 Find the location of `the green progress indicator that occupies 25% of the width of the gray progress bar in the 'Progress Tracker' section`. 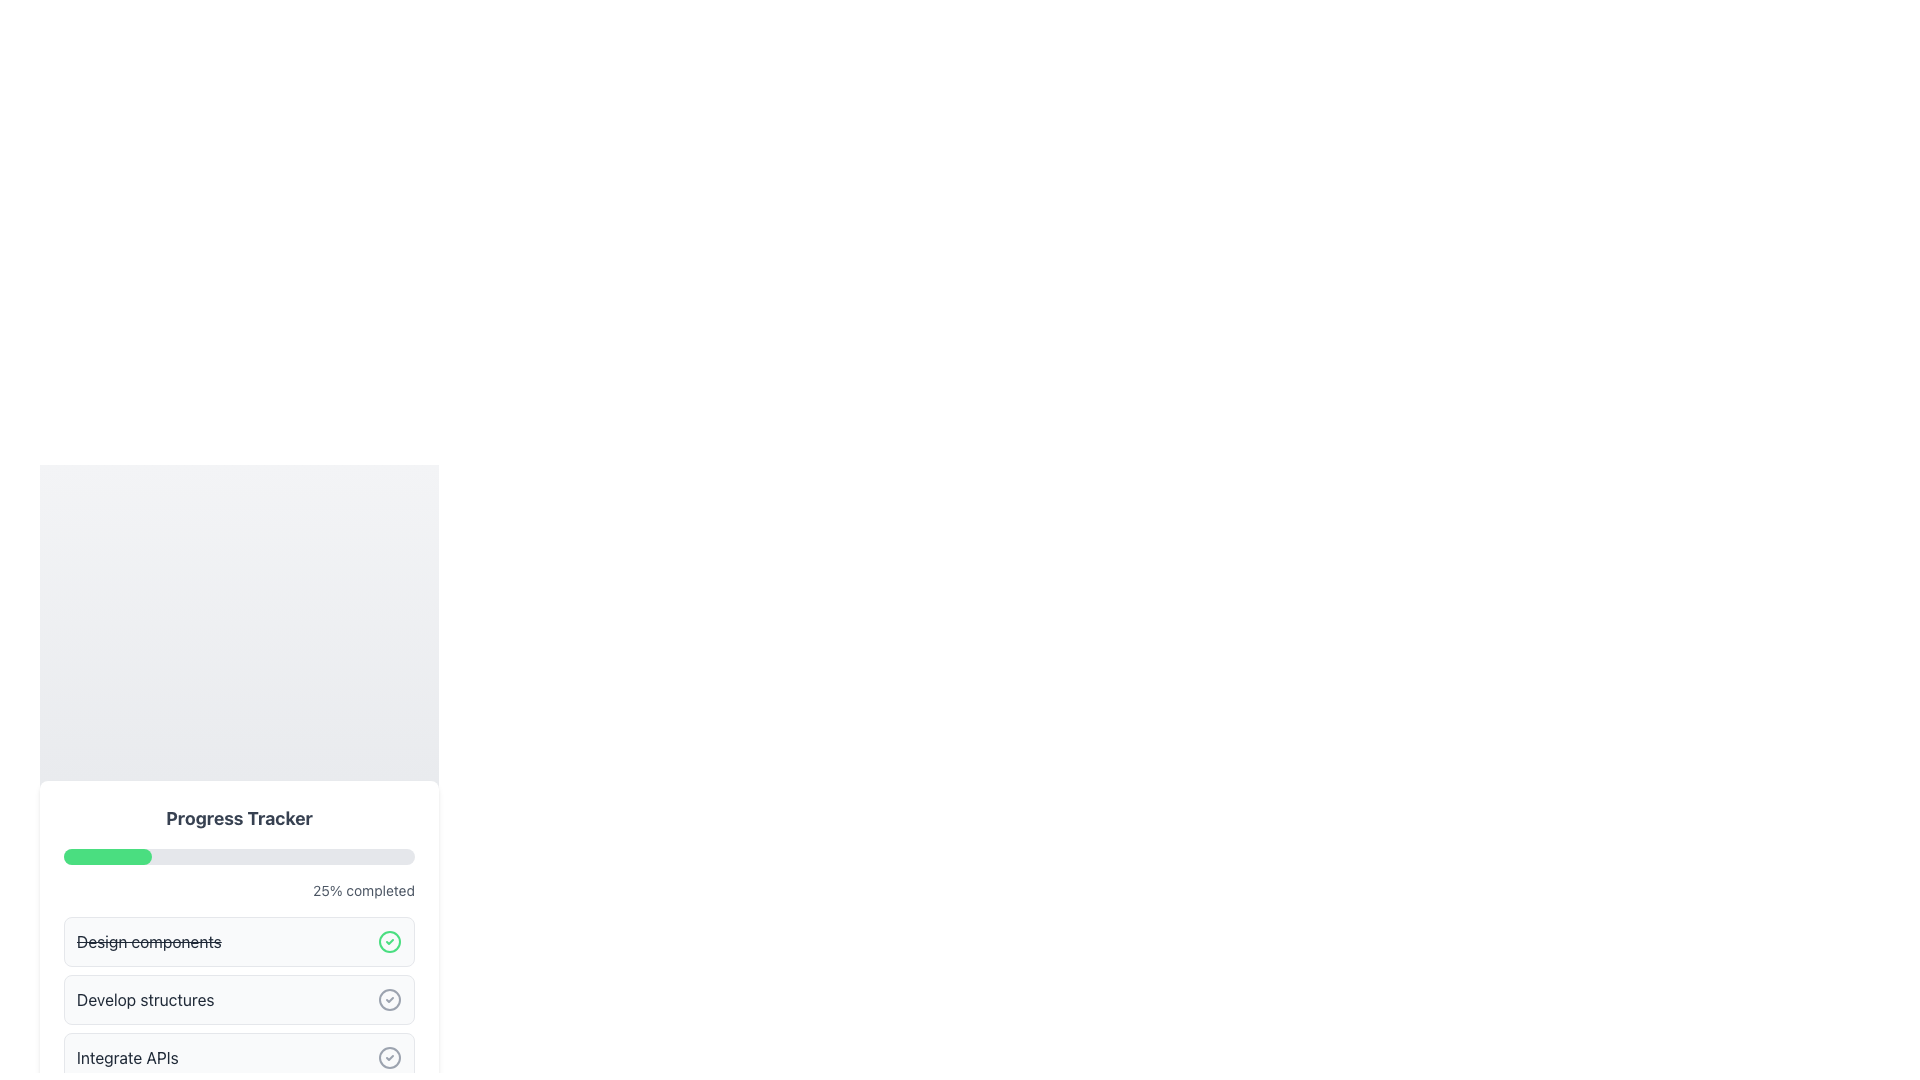

the green progress indicator that occupies 25% of the width of the gray progress bar in the 'Progress Tracker' section is located at coordinates (106, 855).